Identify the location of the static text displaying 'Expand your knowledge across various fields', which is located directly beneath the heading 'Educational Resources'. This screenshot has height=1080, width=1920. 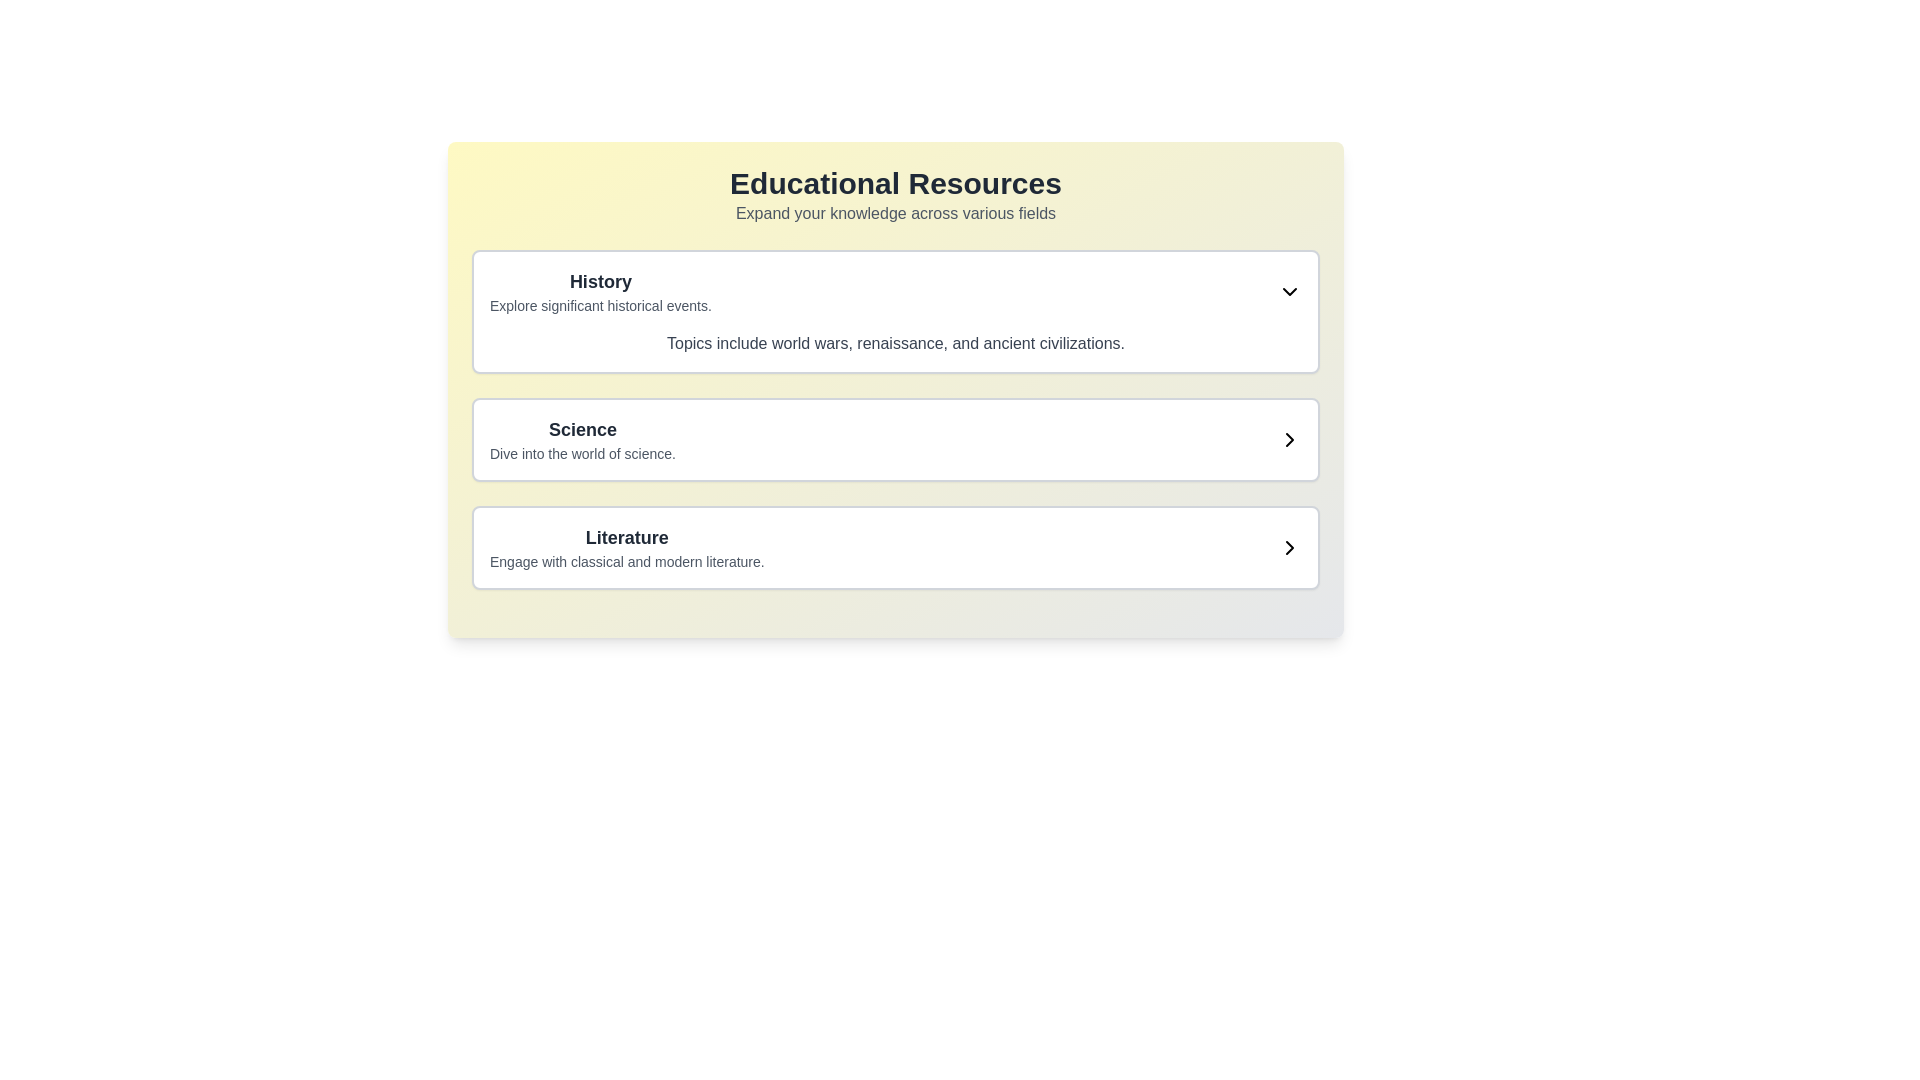
(895, 213).